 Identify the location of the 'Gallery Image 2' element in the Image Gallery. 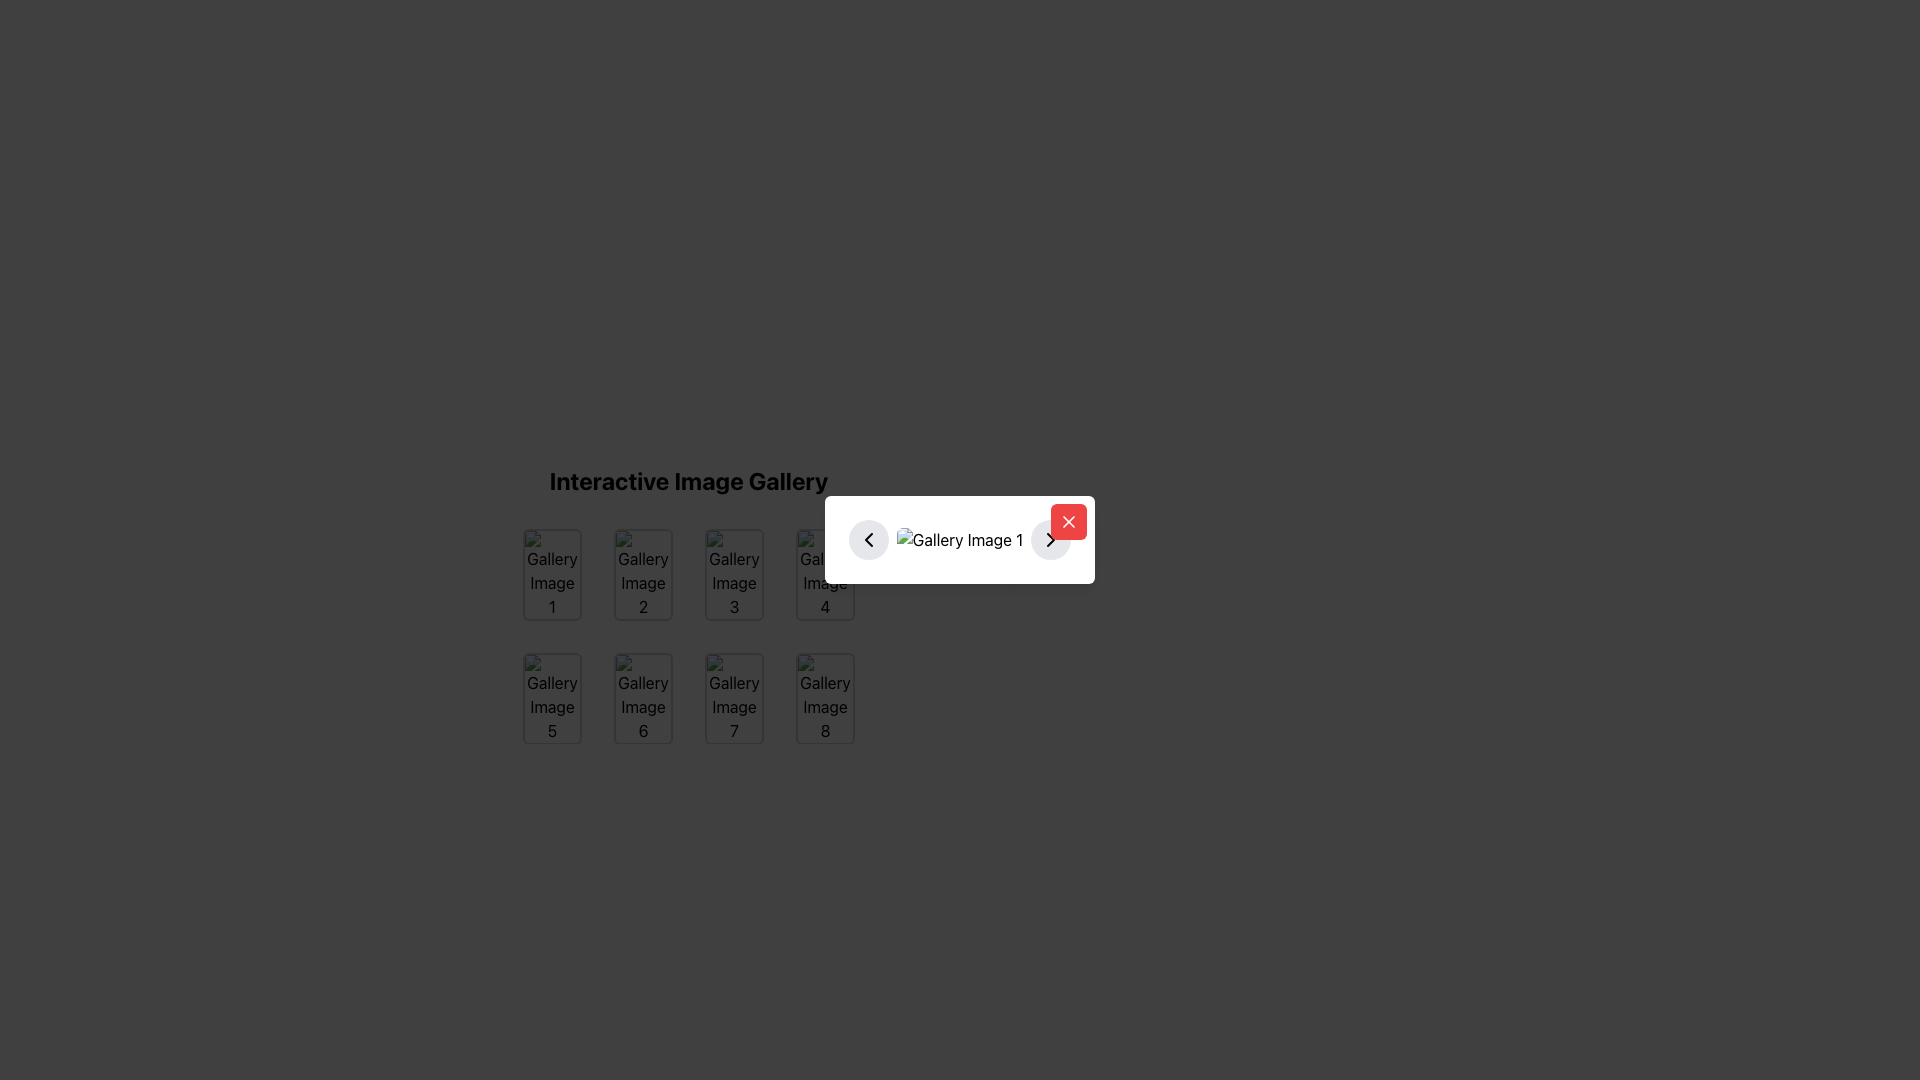
(643, 574).